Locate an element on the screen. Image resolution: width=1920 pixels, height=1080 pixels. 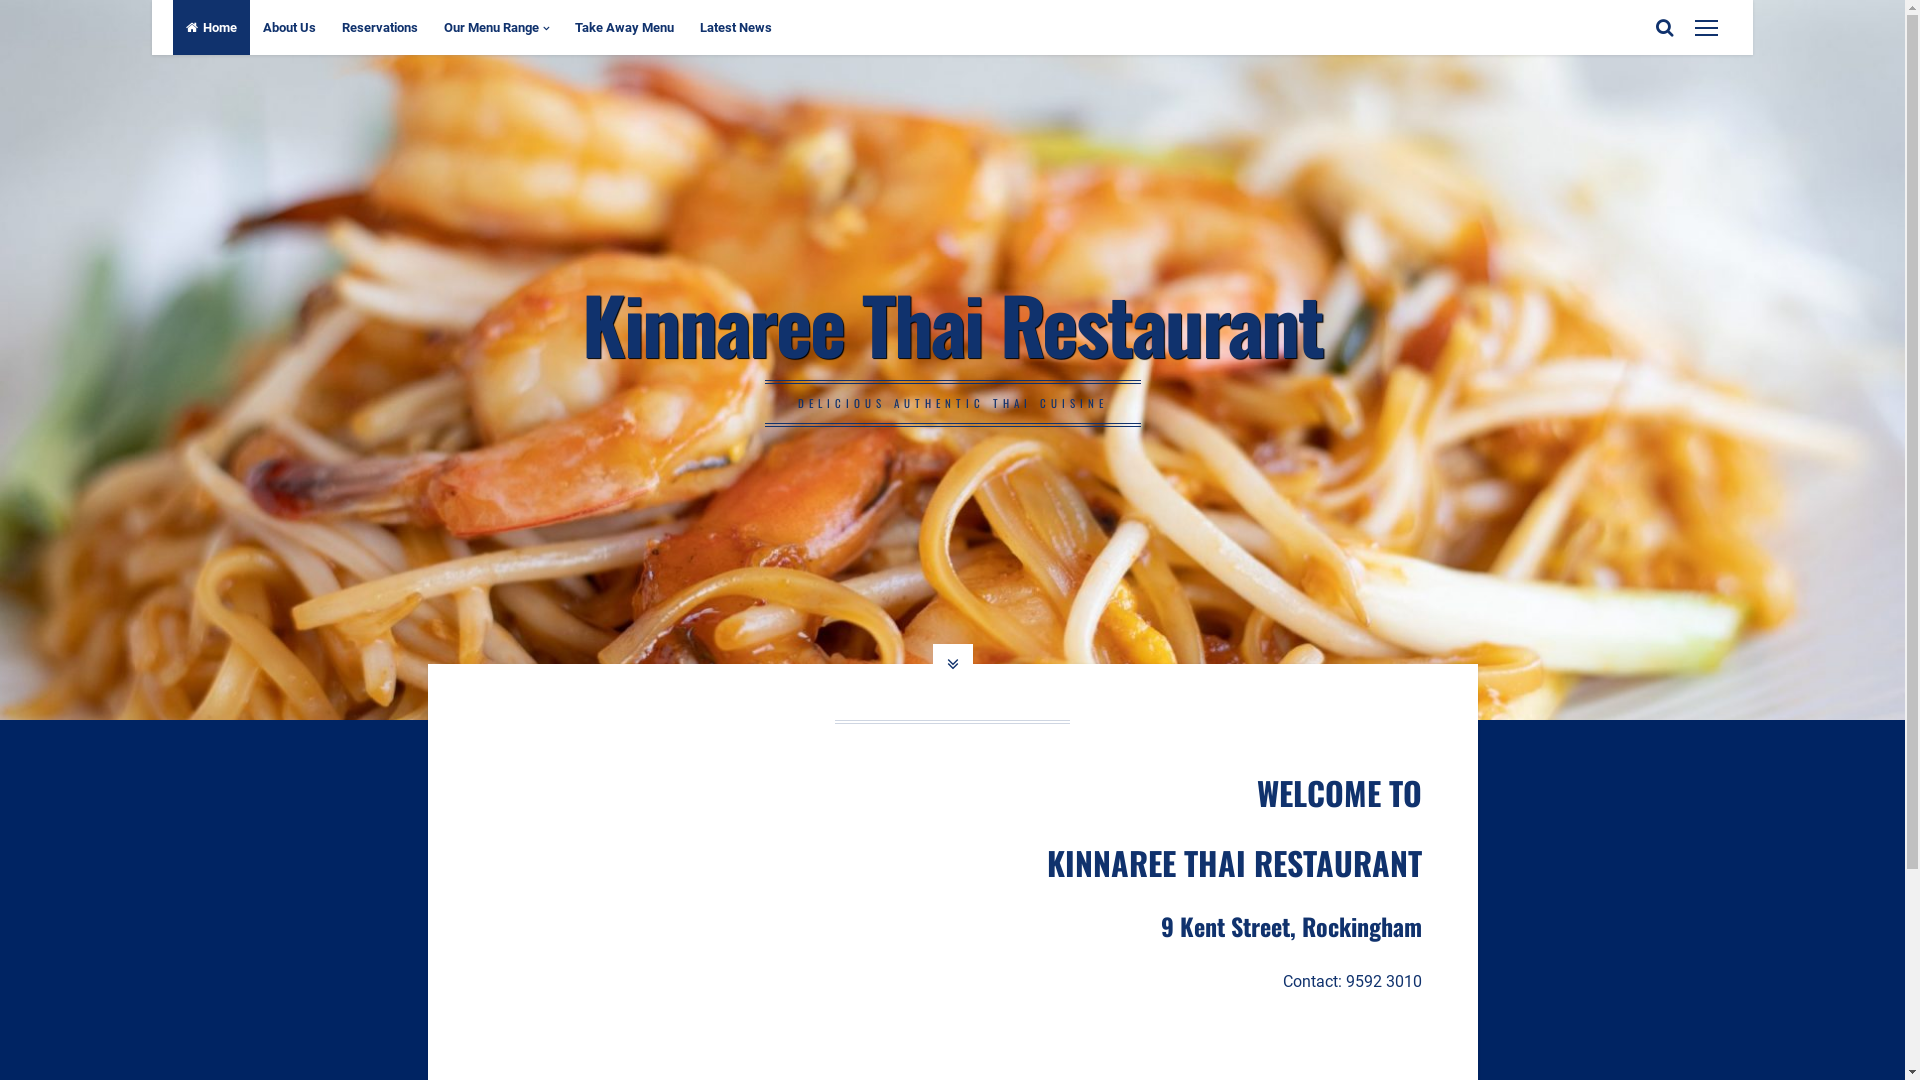
'Latest News' is located at coordinates (734, 27).